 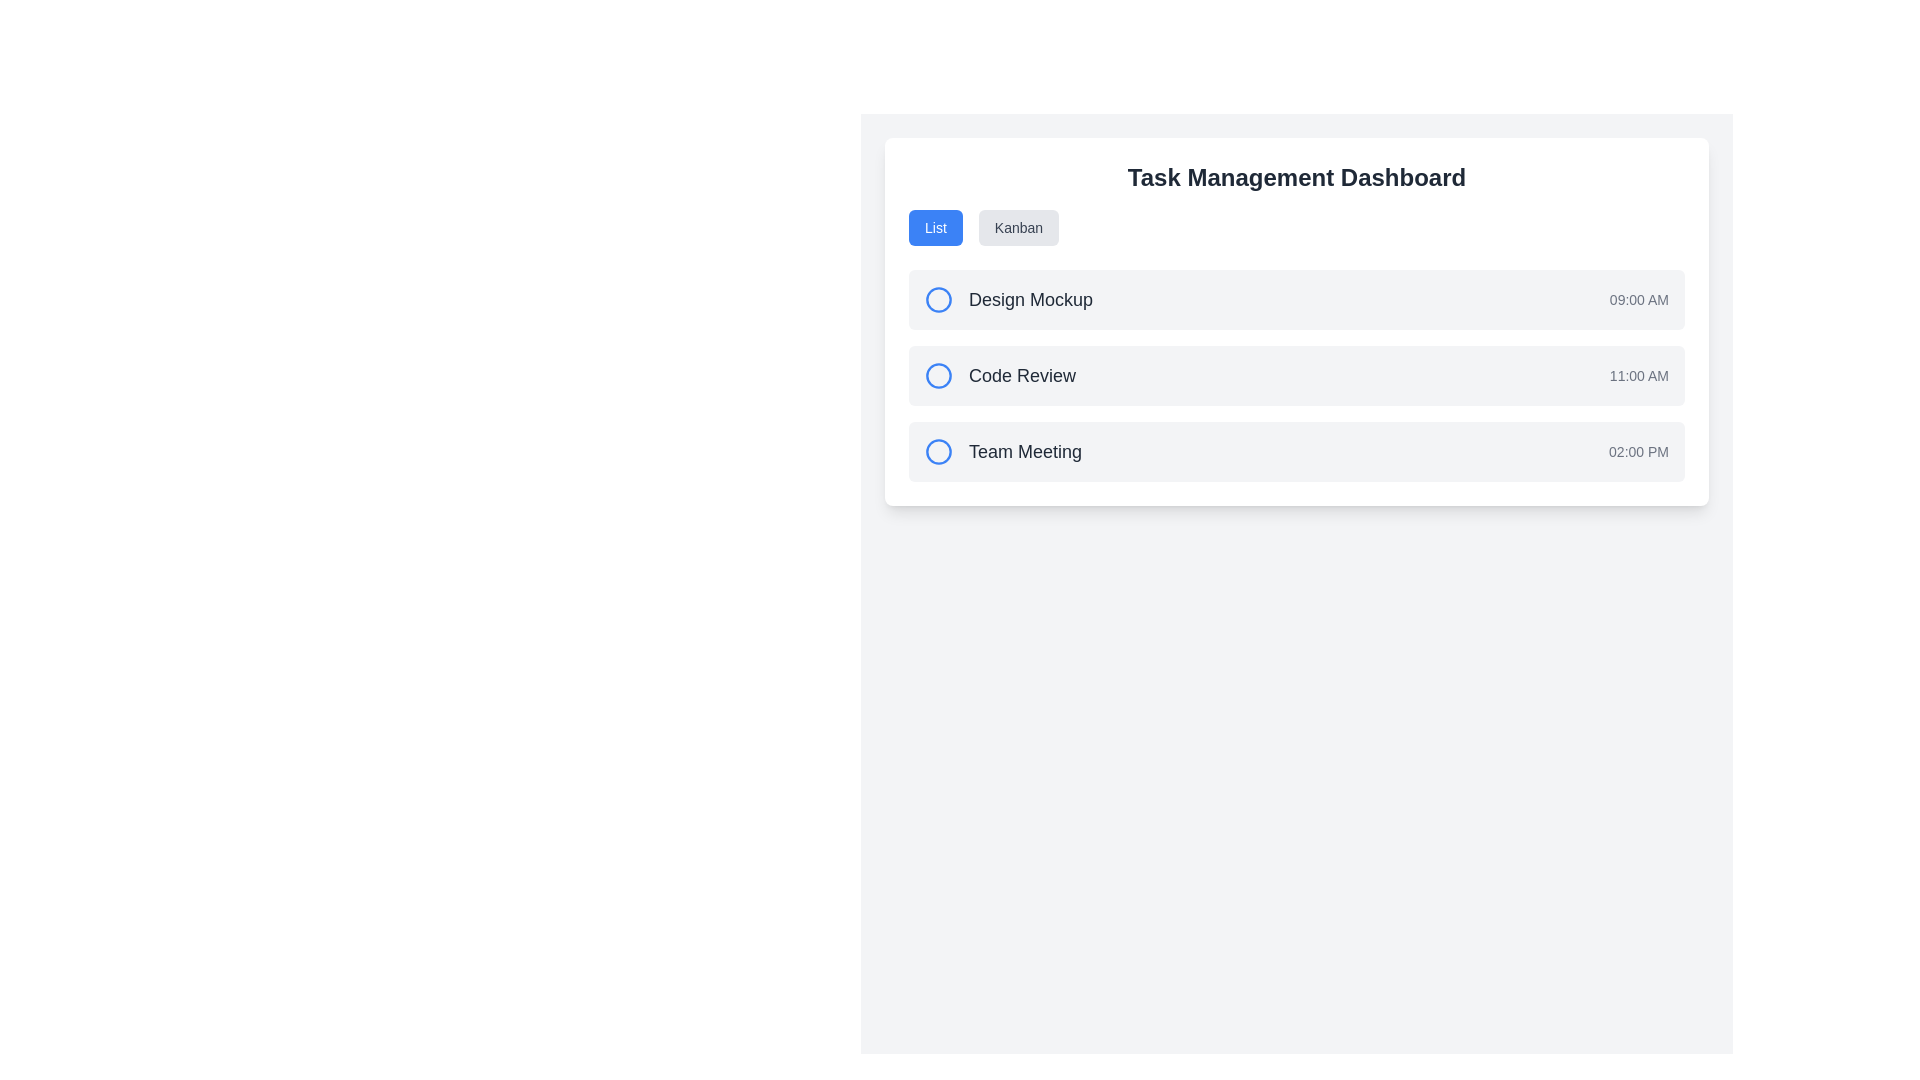 What do you see at coordinates (938, 375) in the screenshot?
I see `the circular icon with a blue outline located to the immediate left of the text 'Code Review' in the second row of the task management interface` at bounding box center [938, 375].